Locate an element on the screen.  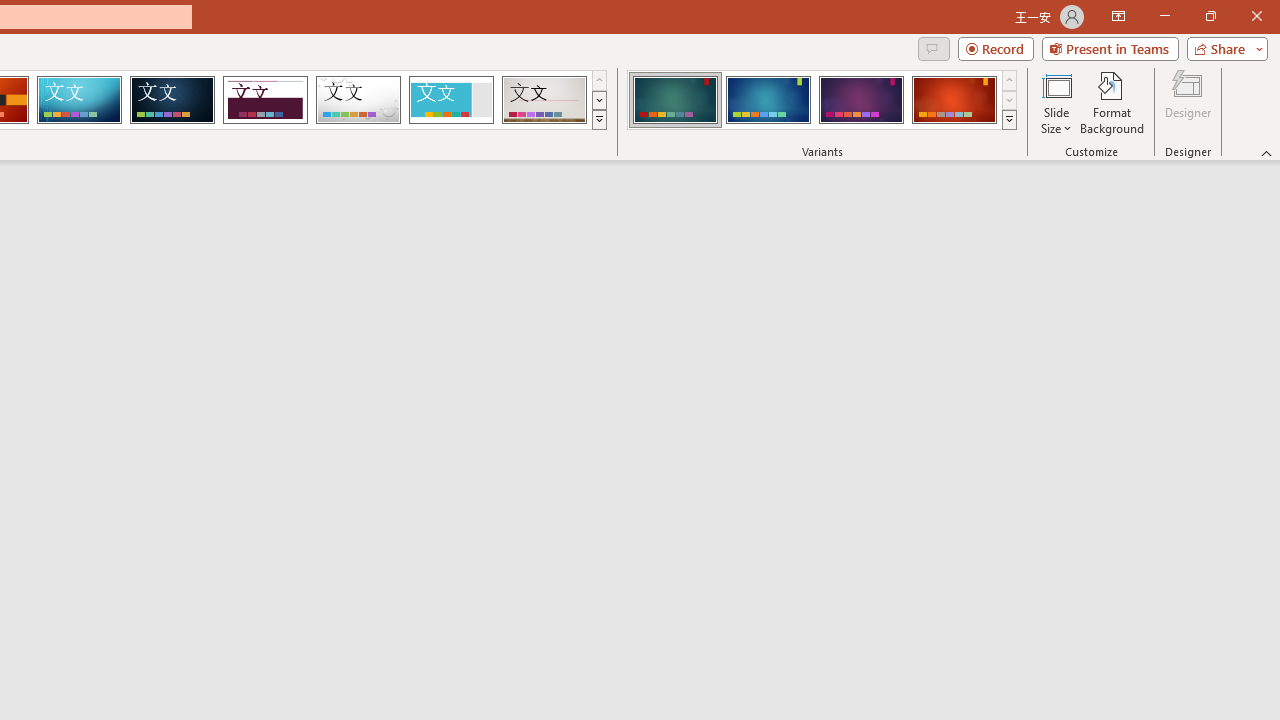
'Ion Variant 4' is located at coordinates (953, 100).